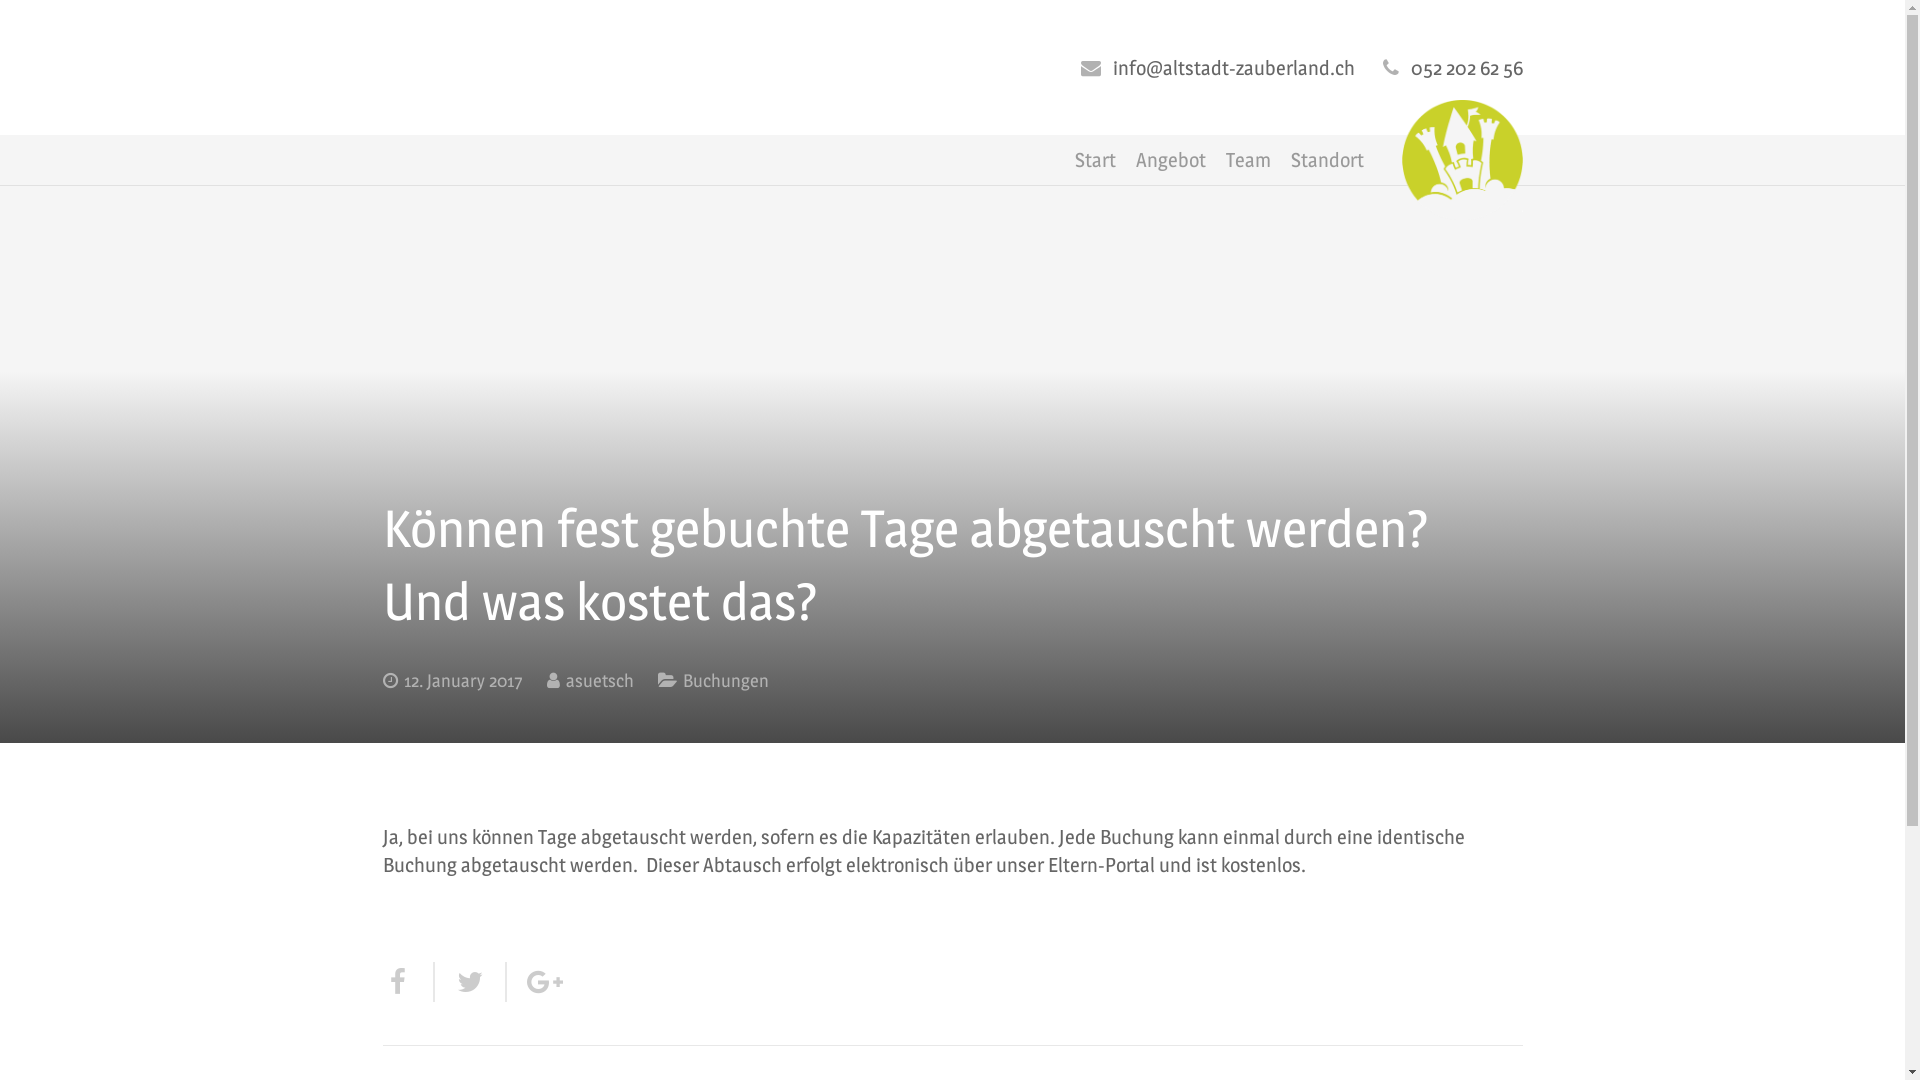 This screenshot has height=1080, width=1920. What do you see at coordinates (1094, 158) in the screenshot?
I see `'Start'` at bounding box center [1094, 158].